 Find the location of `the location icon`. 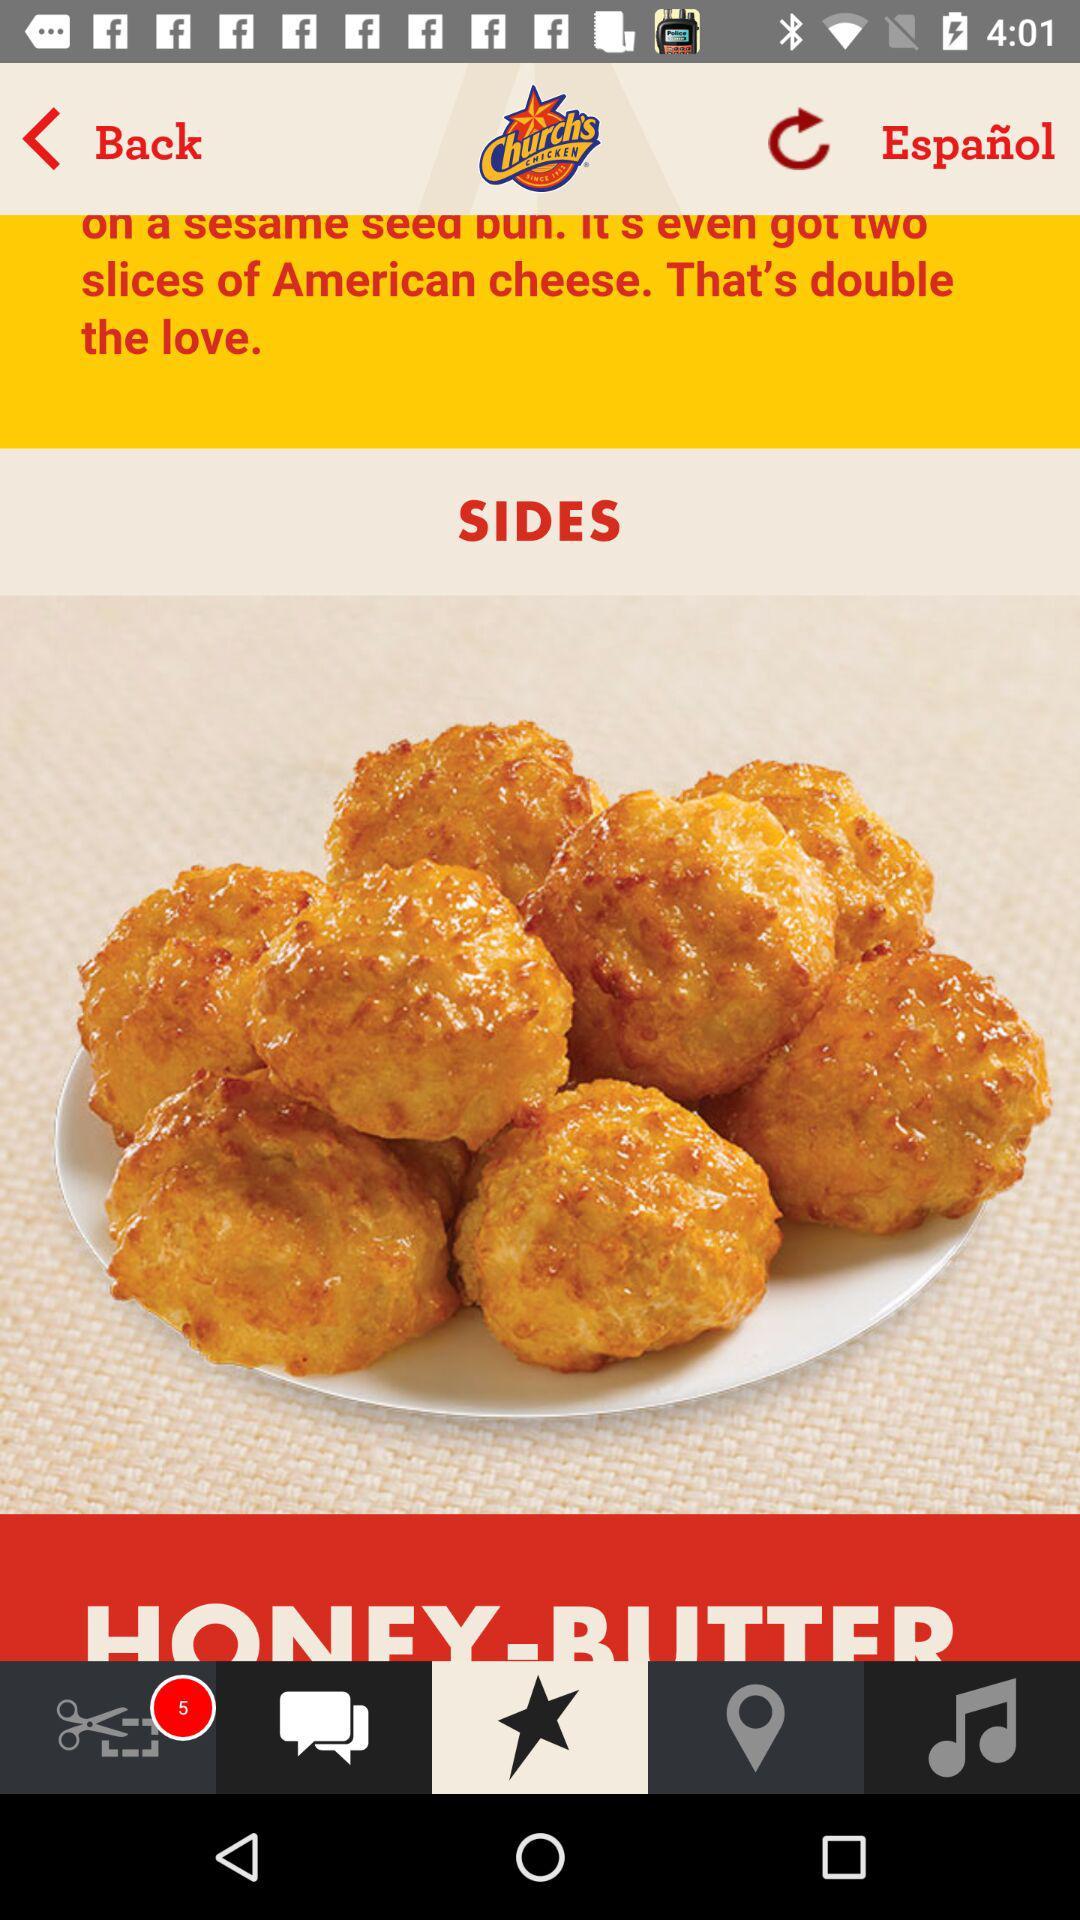

the location icon is located at coordinates (756, 1726).